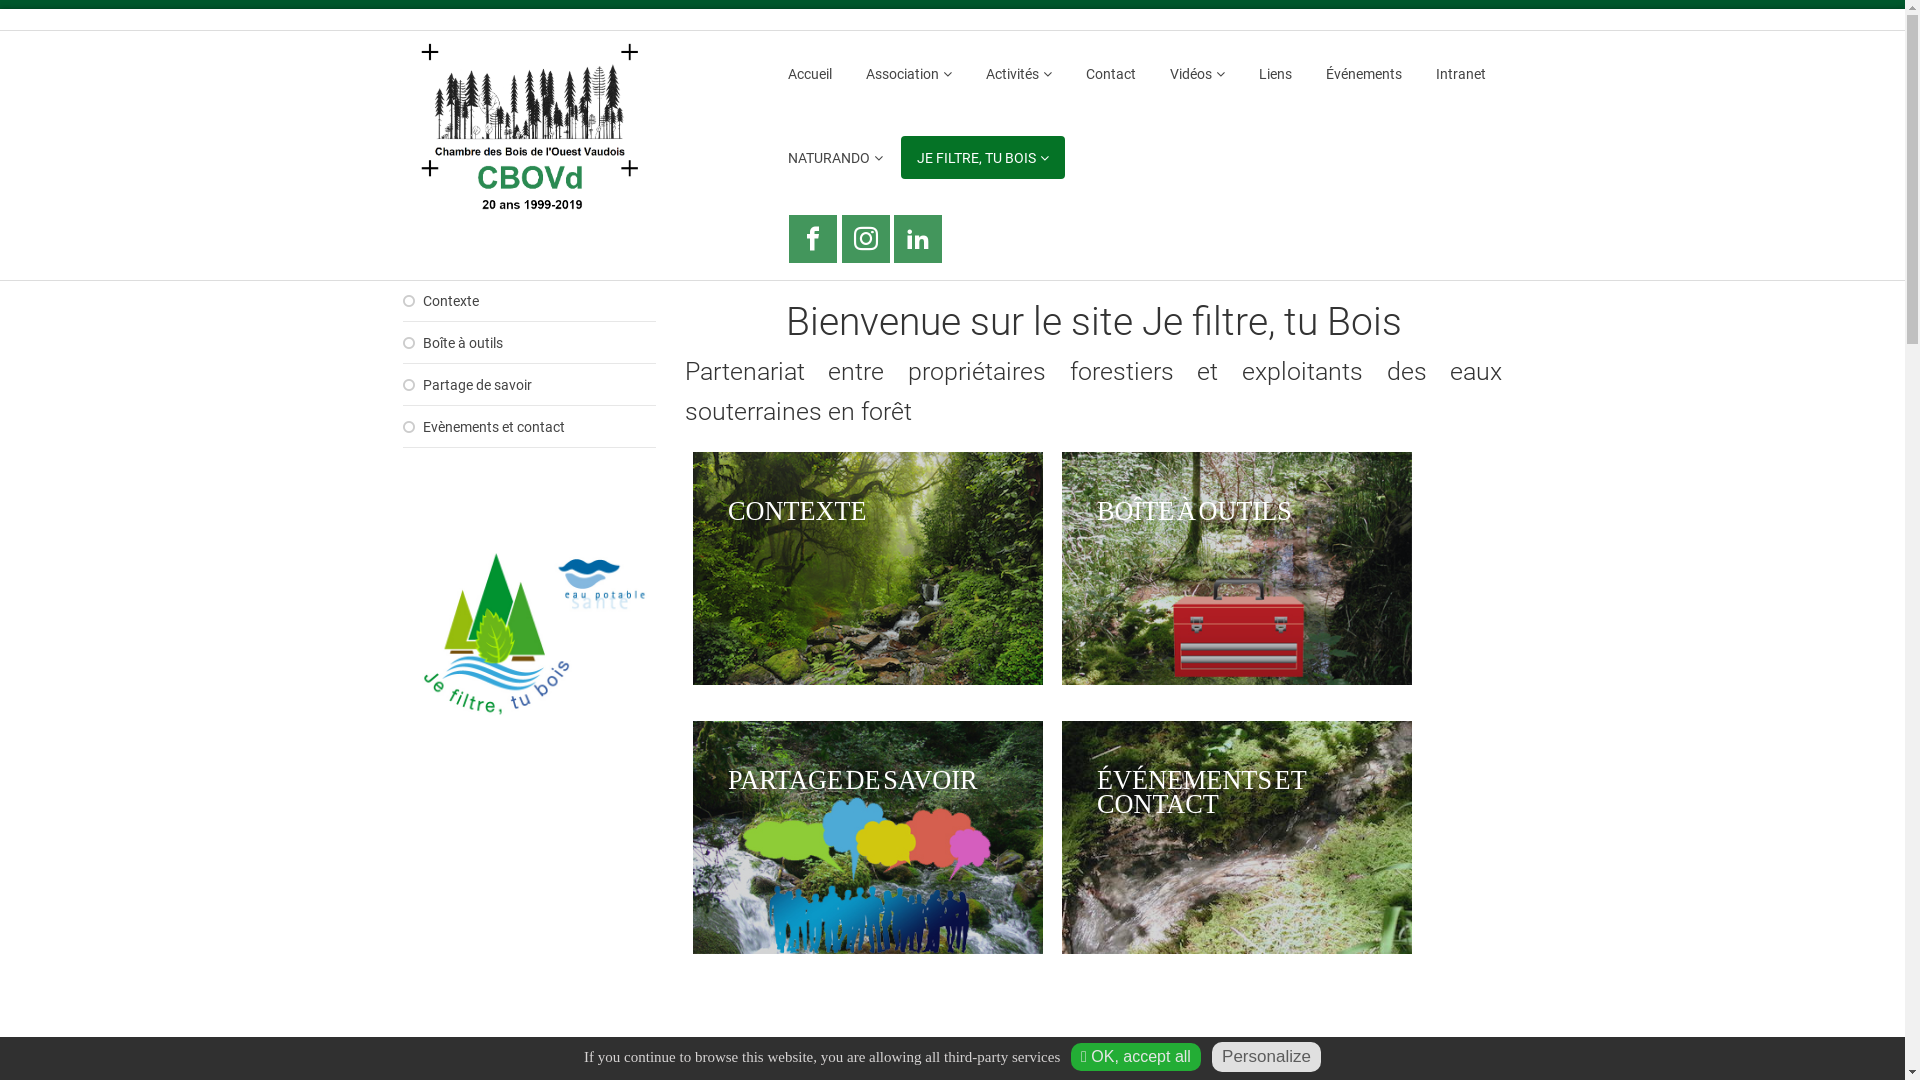  Describe the element at coordinates (1265, 1055) in the screenshot. I see `'Personalize'` at that location.